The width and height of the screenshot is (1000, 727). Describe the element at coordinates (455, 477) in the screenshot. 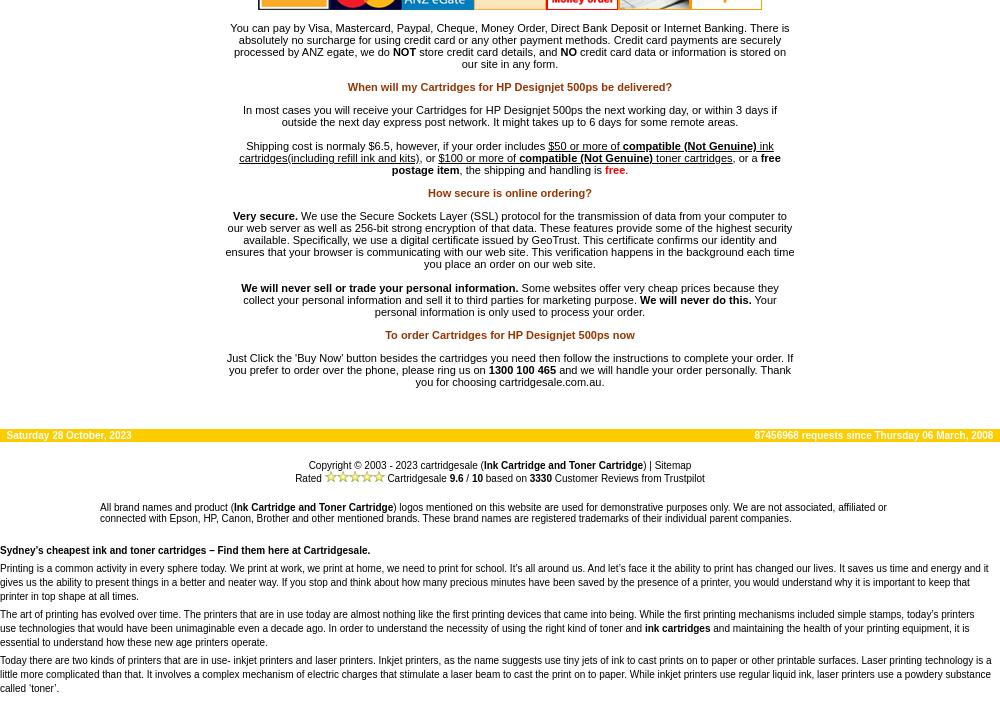

I see `'9.6'` at that location.